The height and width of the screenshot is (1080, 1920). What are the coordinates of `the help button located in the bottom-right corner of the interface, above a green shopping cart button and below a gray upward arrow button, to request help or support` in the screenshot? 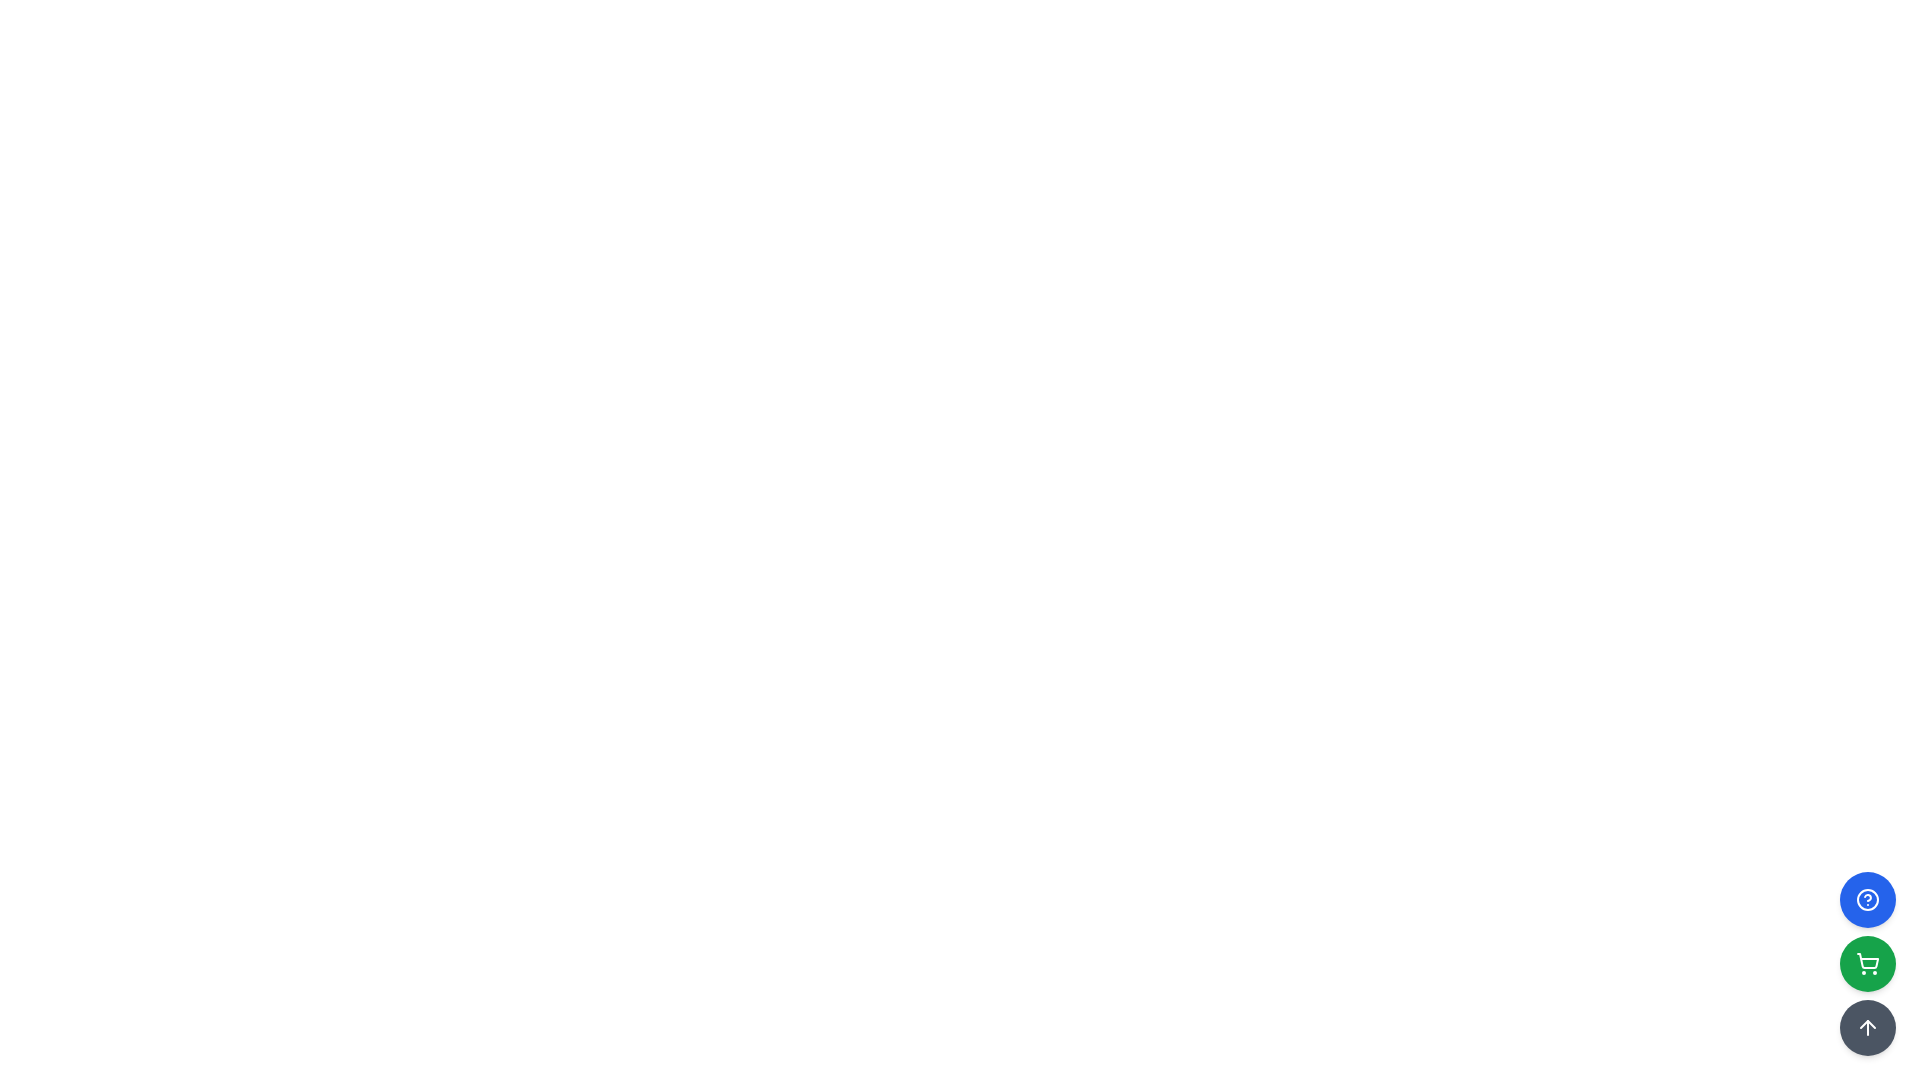 It's located at (1866, 898).